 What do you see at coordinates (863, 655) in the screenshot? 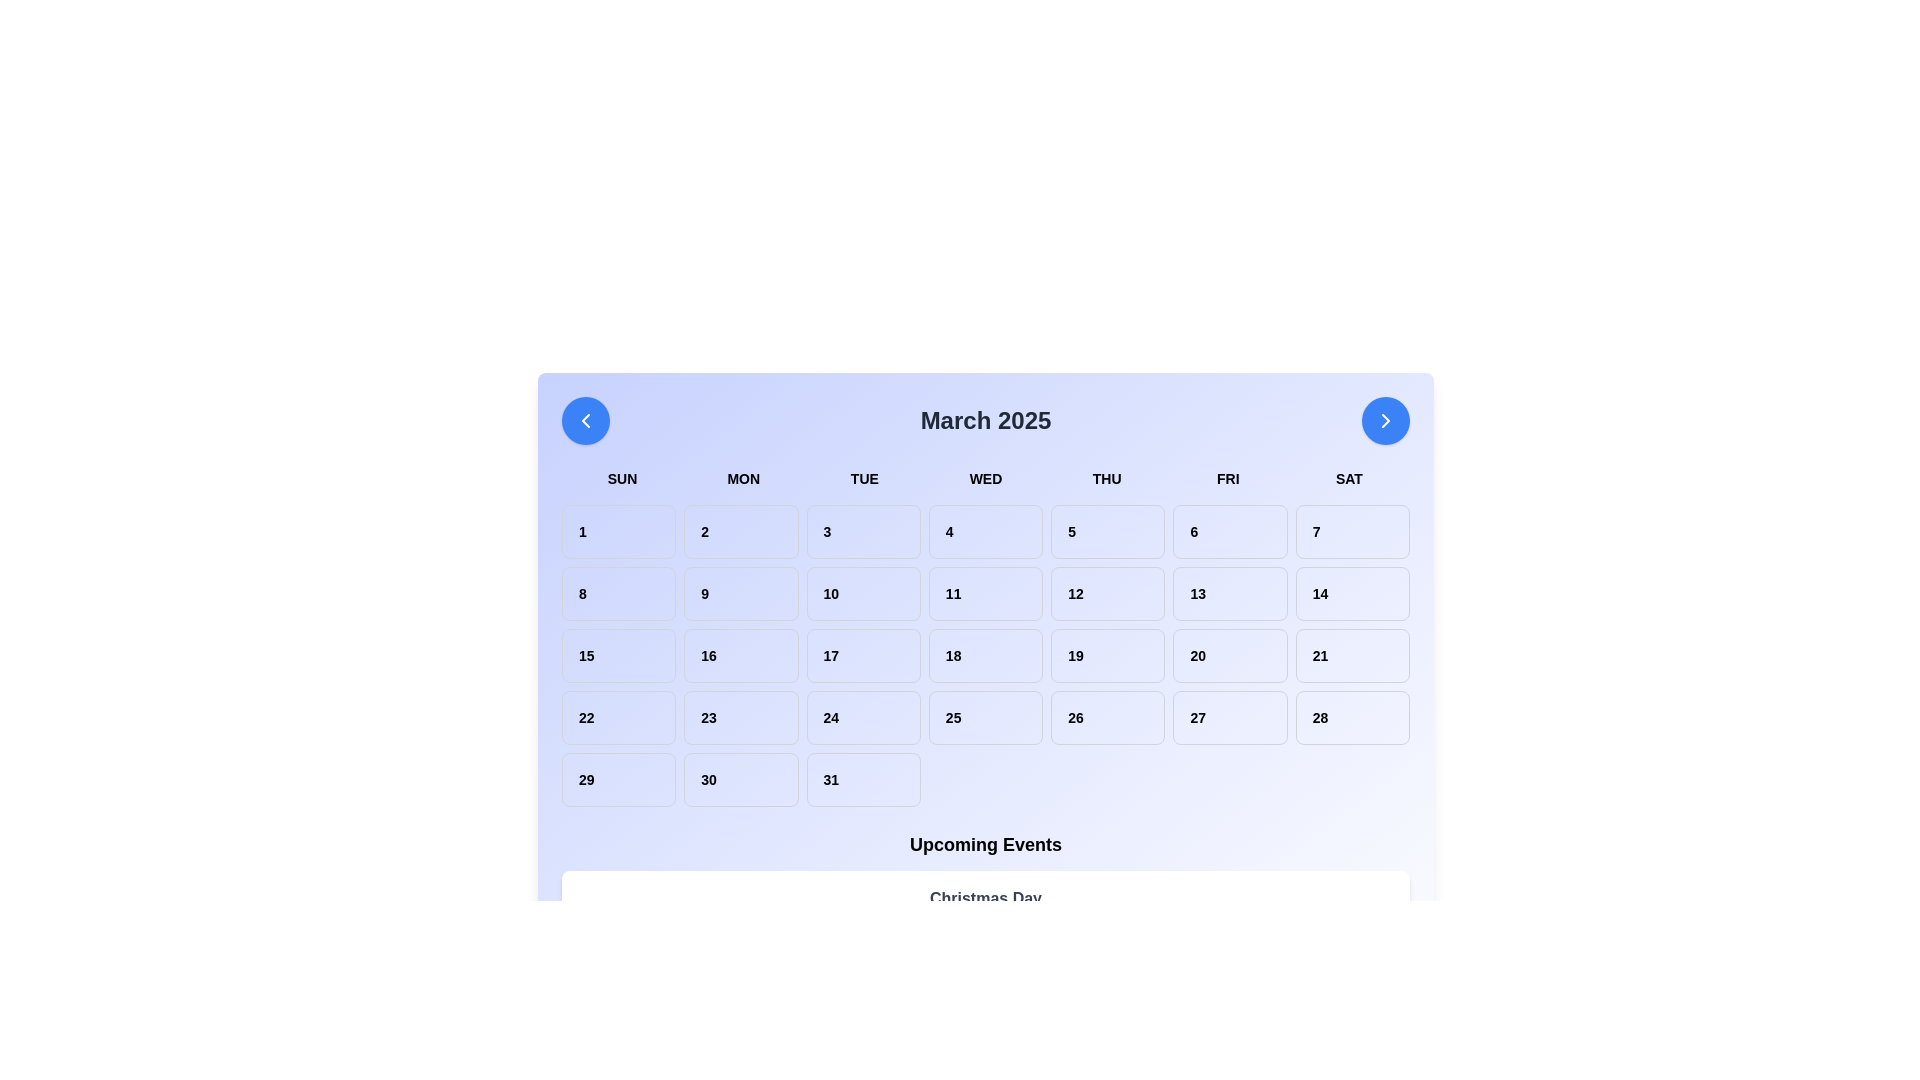
I see `the text label indicating the calendar day '17' located in the 'Tuesday' column of the third row in the calendar grid for accessibility interaction` at bounding box center [863, 655].